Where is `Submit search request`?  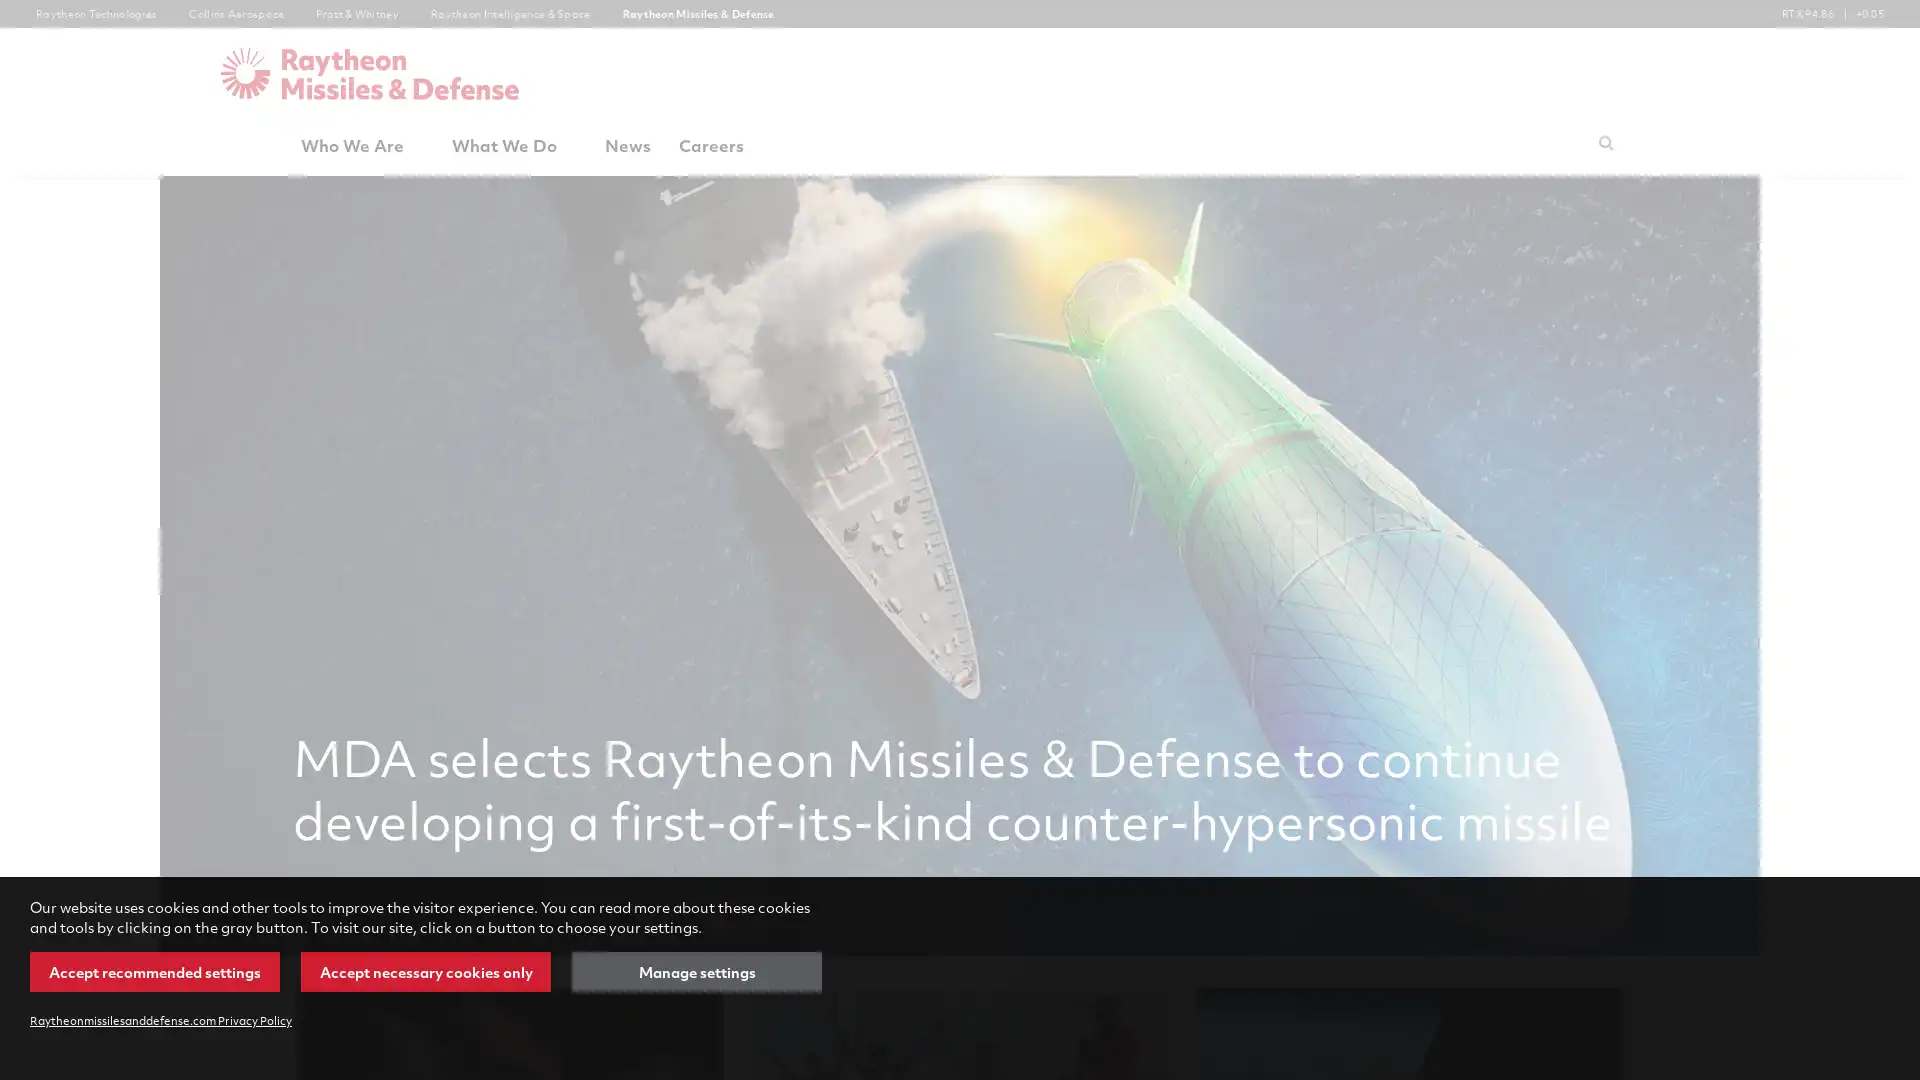 Submit search request is located at coordinates (1606, 141).